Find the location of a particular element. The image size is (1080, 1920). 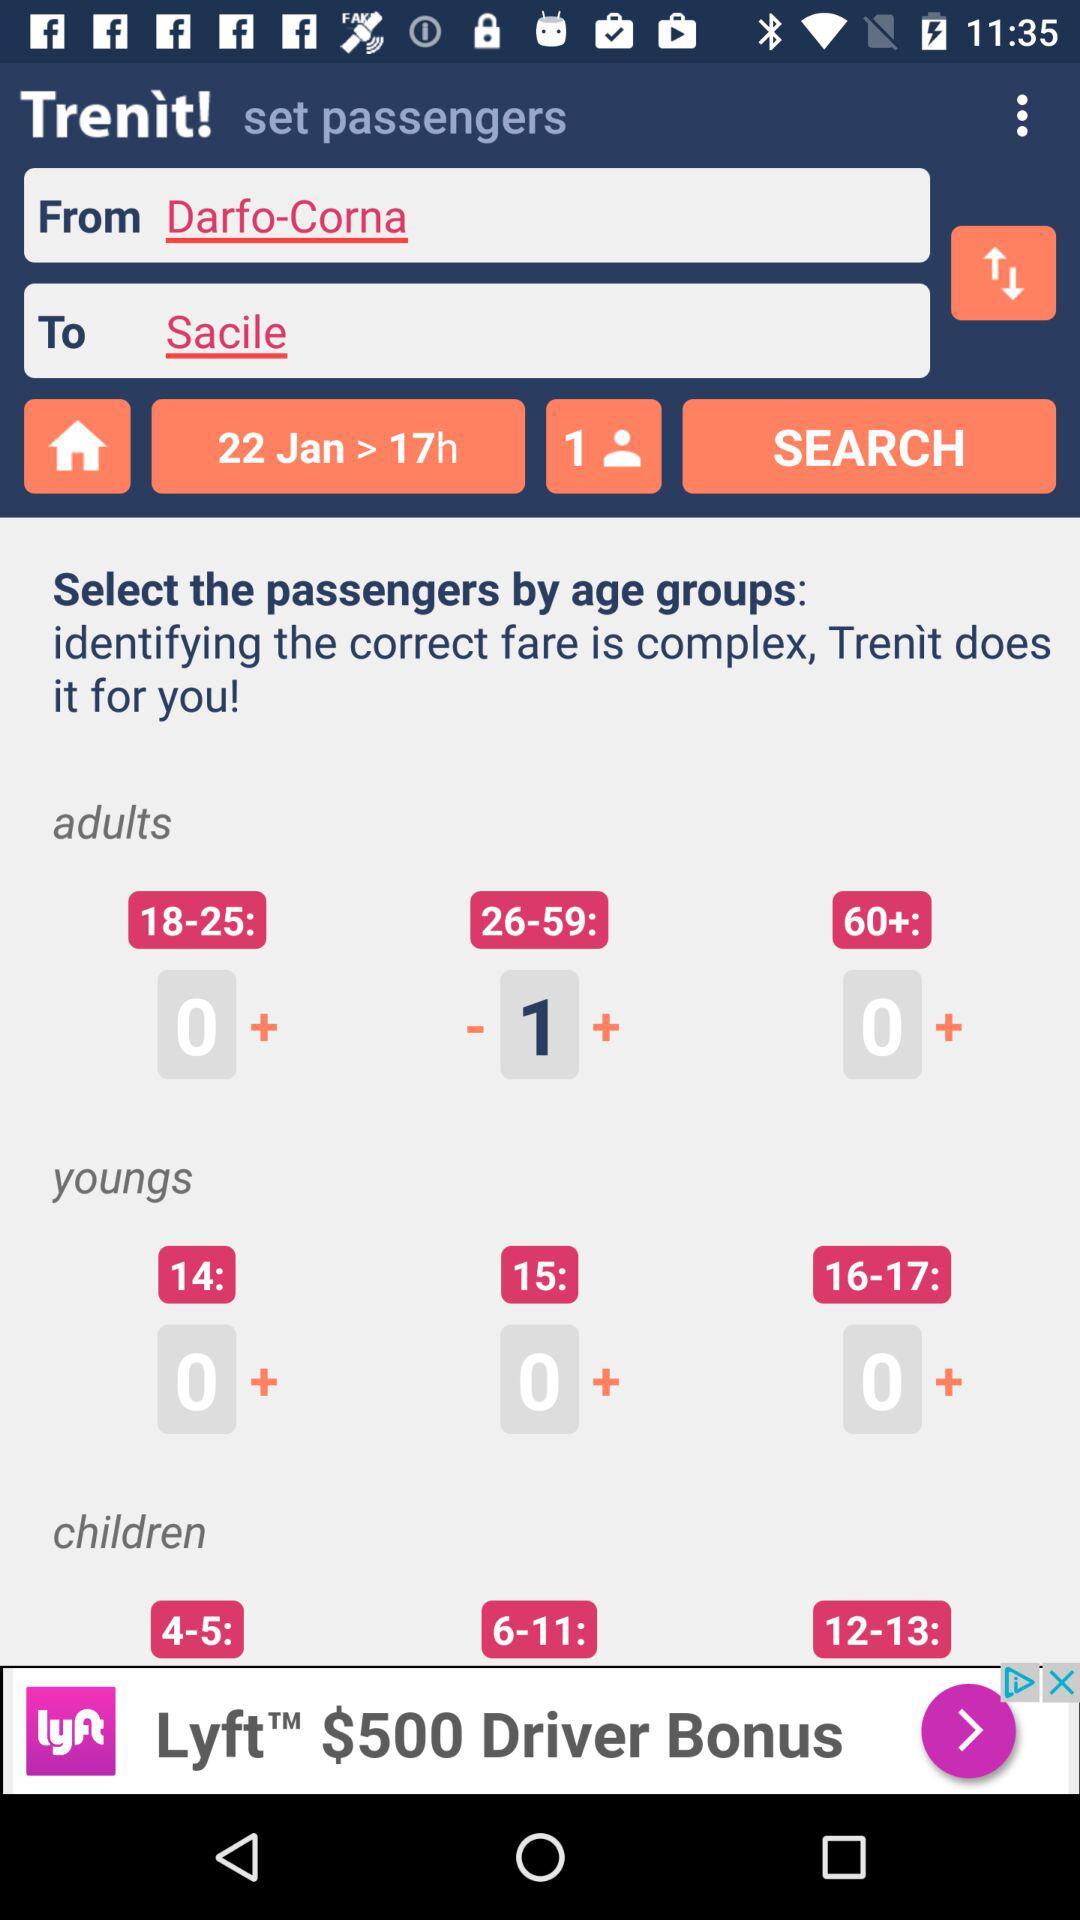

the home icon is located at coordinates (76, 445).